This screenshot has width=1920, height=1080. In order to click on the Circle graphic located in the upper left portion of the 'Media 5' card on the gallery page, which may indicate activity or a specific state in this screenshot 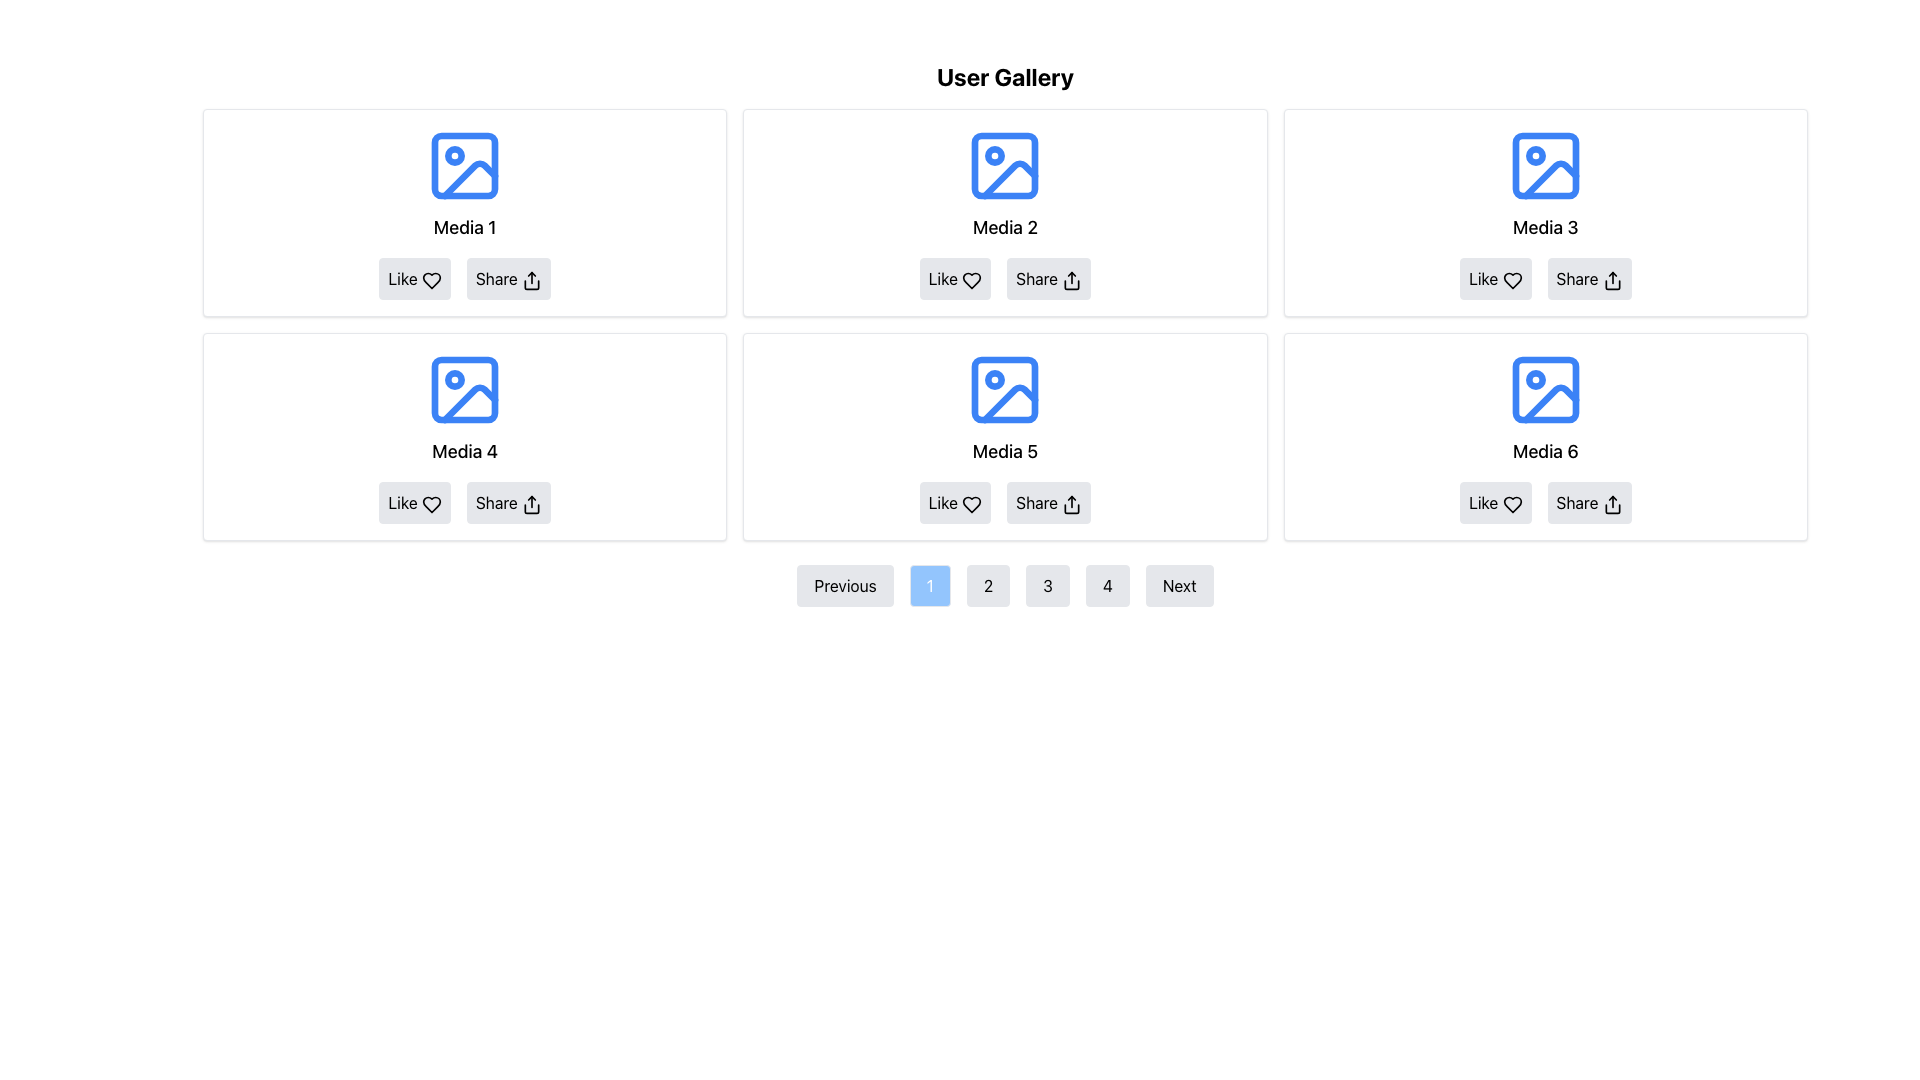, I will do `click(995, 380)`.